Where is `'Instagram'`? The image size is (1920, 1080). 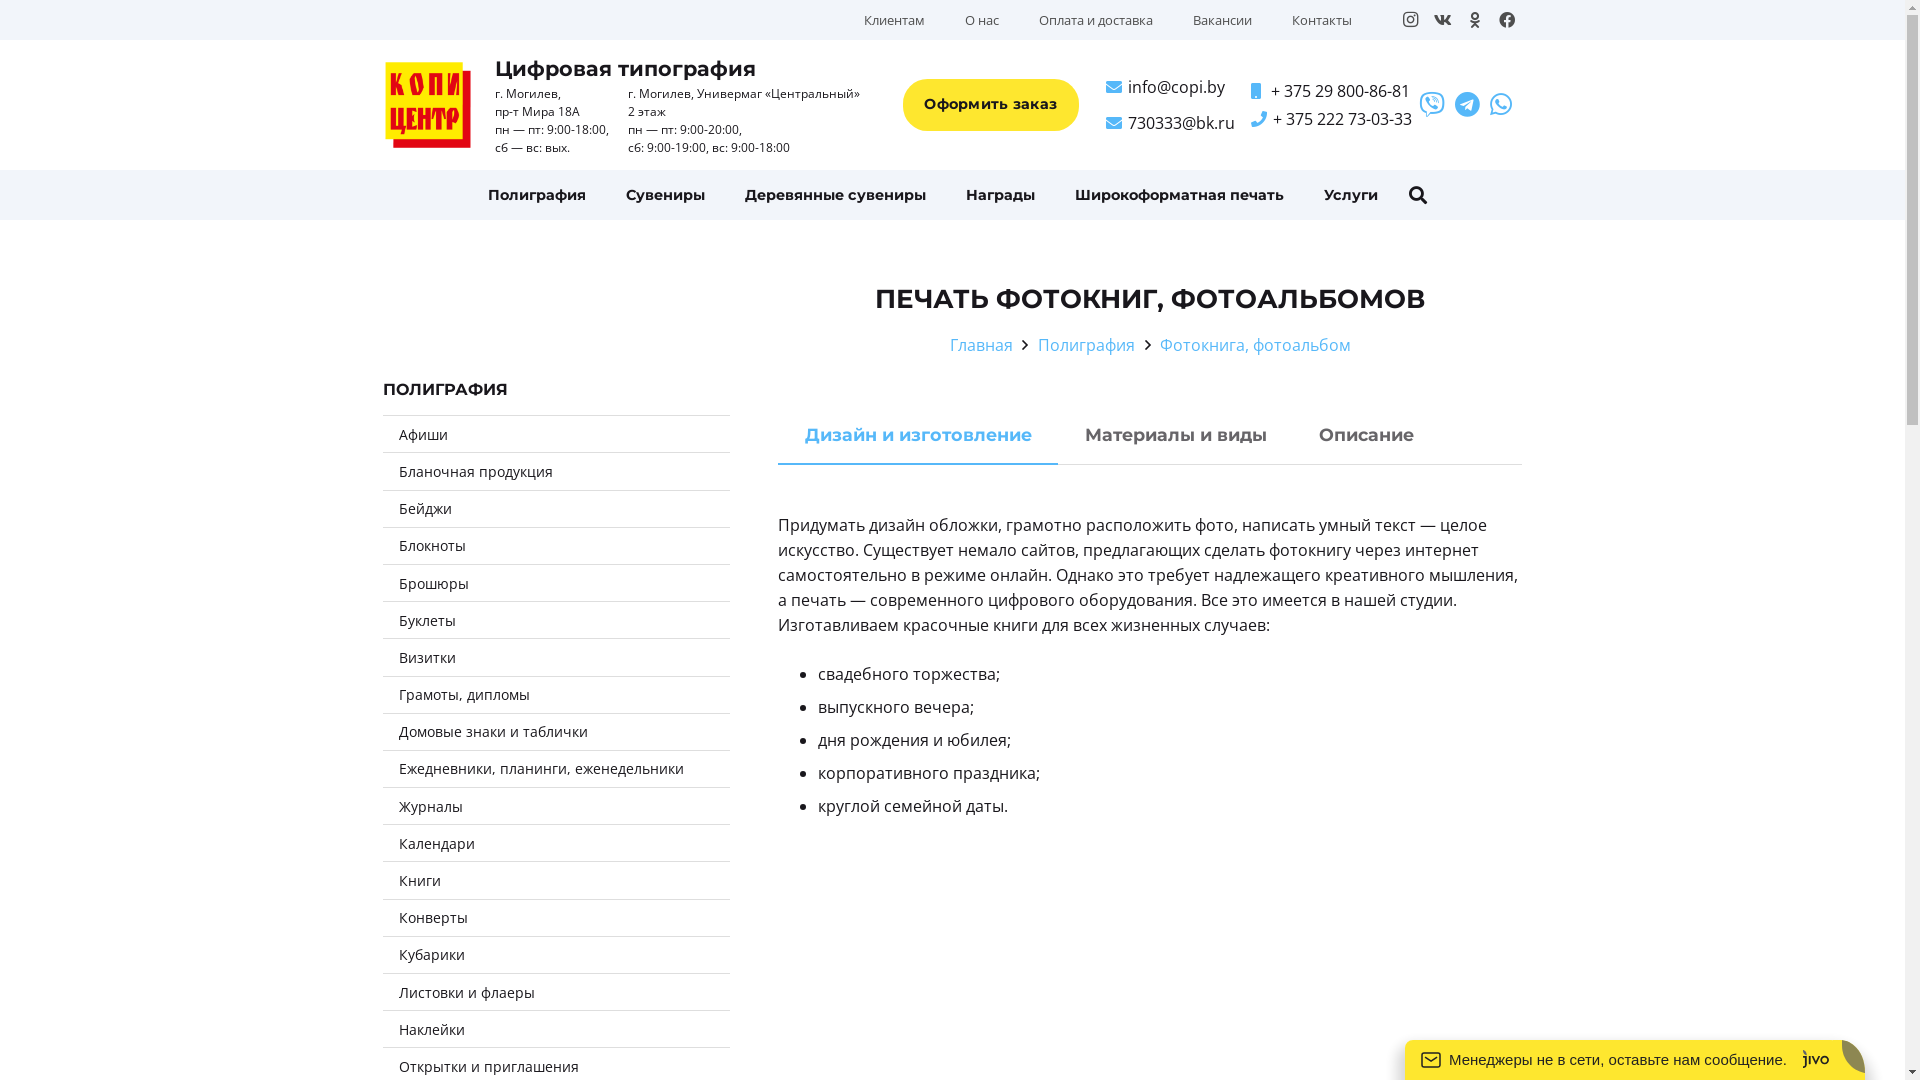 'Instagram' is located at coordinates (1409, 19).